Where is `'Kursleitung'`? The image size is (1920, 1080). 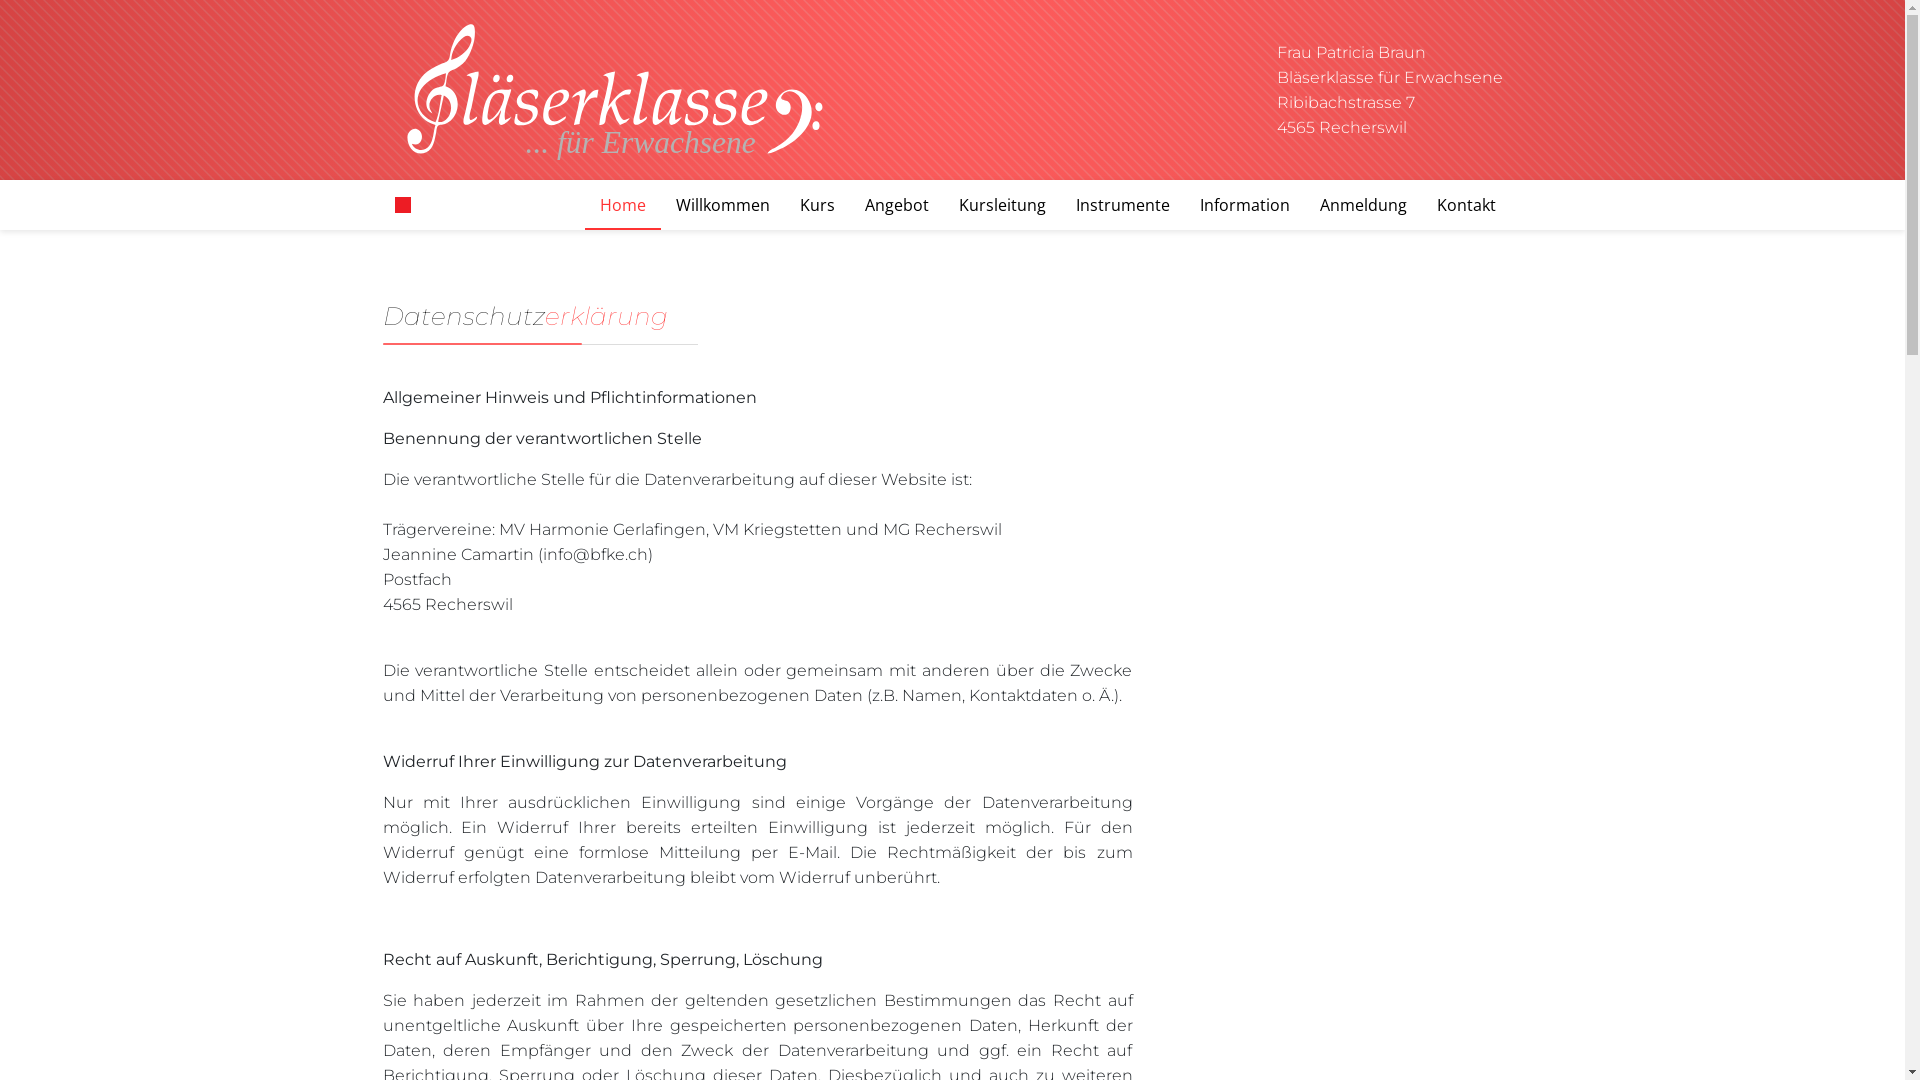 'Kursleitung' is located at coordinates (1002, 204).